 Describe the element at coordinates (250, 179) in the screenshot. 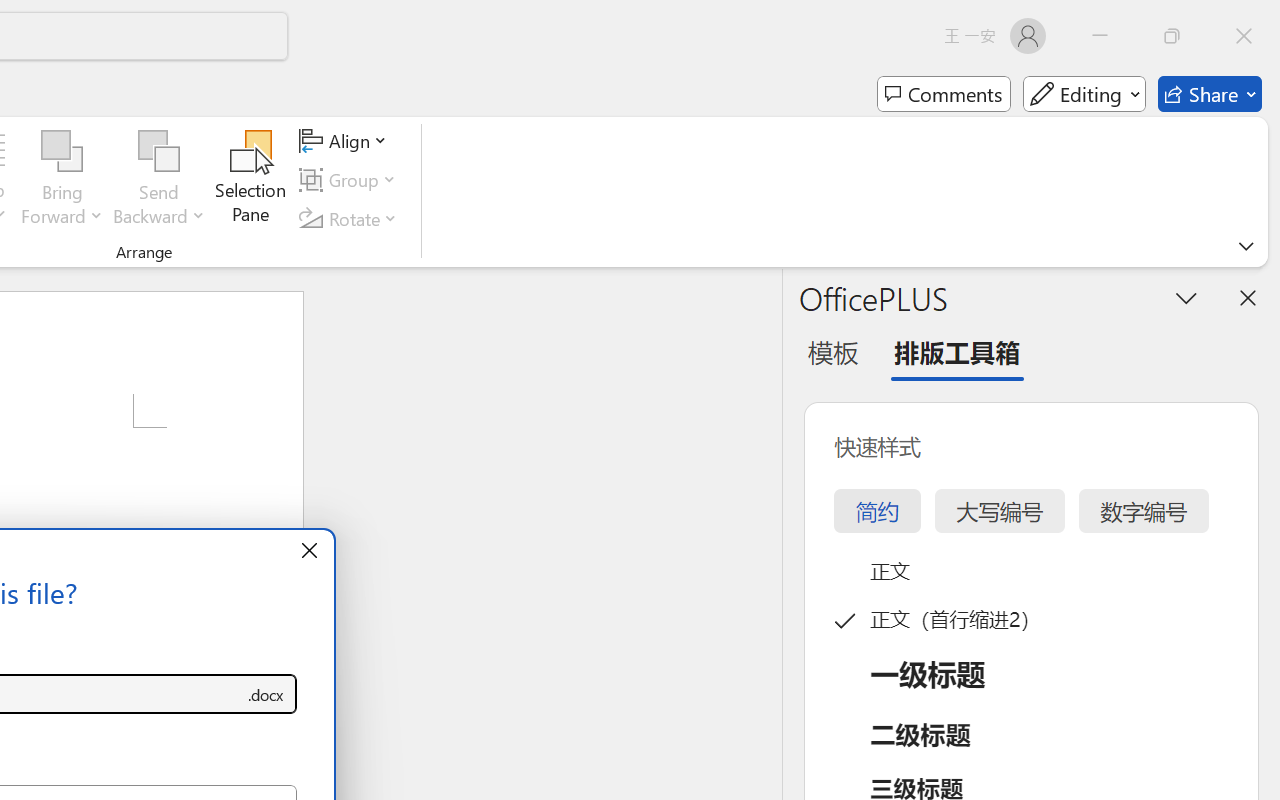

I see `'Selection Pane...'` at that location.